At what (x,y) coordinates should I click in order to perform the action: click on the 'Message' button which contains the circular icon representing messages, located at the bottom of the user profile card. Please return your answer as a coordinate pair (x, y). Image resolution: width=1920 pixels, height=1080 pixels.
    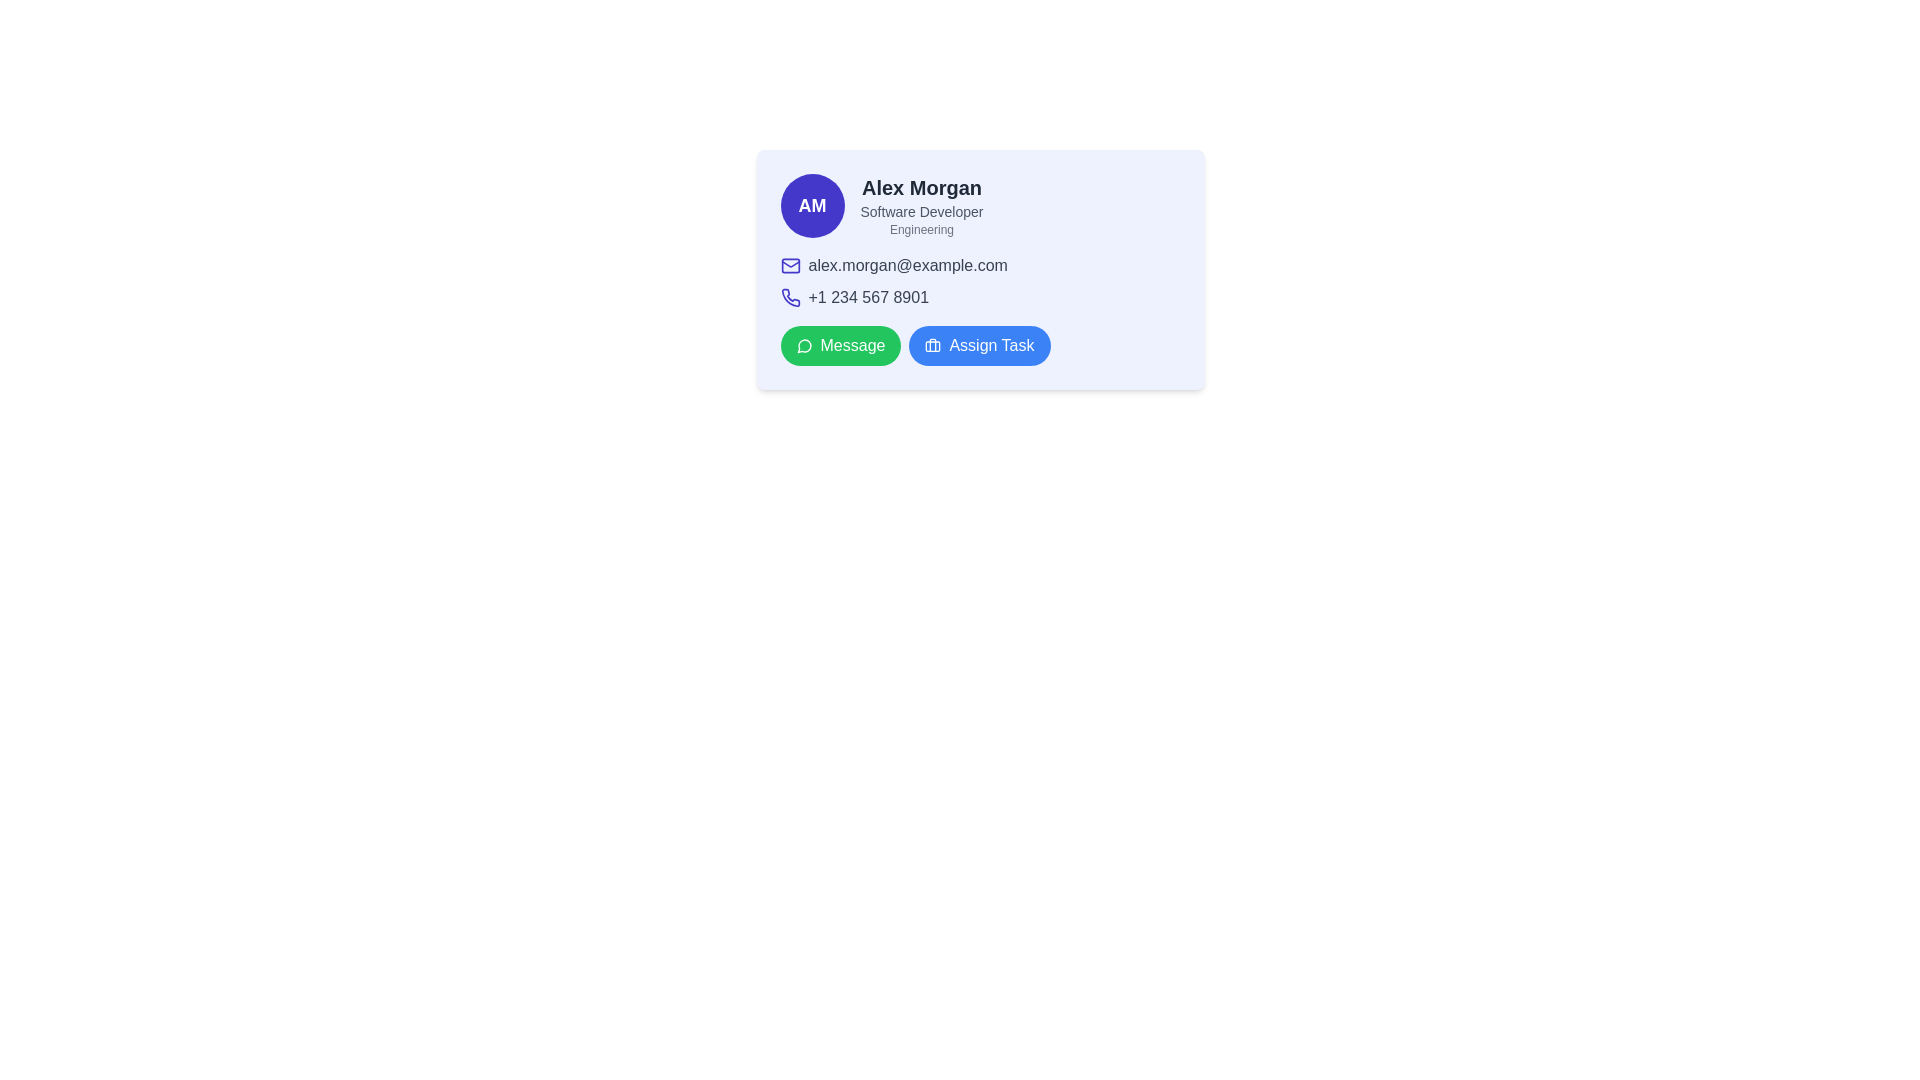
    Looking at the image, I should click on (804, 345).